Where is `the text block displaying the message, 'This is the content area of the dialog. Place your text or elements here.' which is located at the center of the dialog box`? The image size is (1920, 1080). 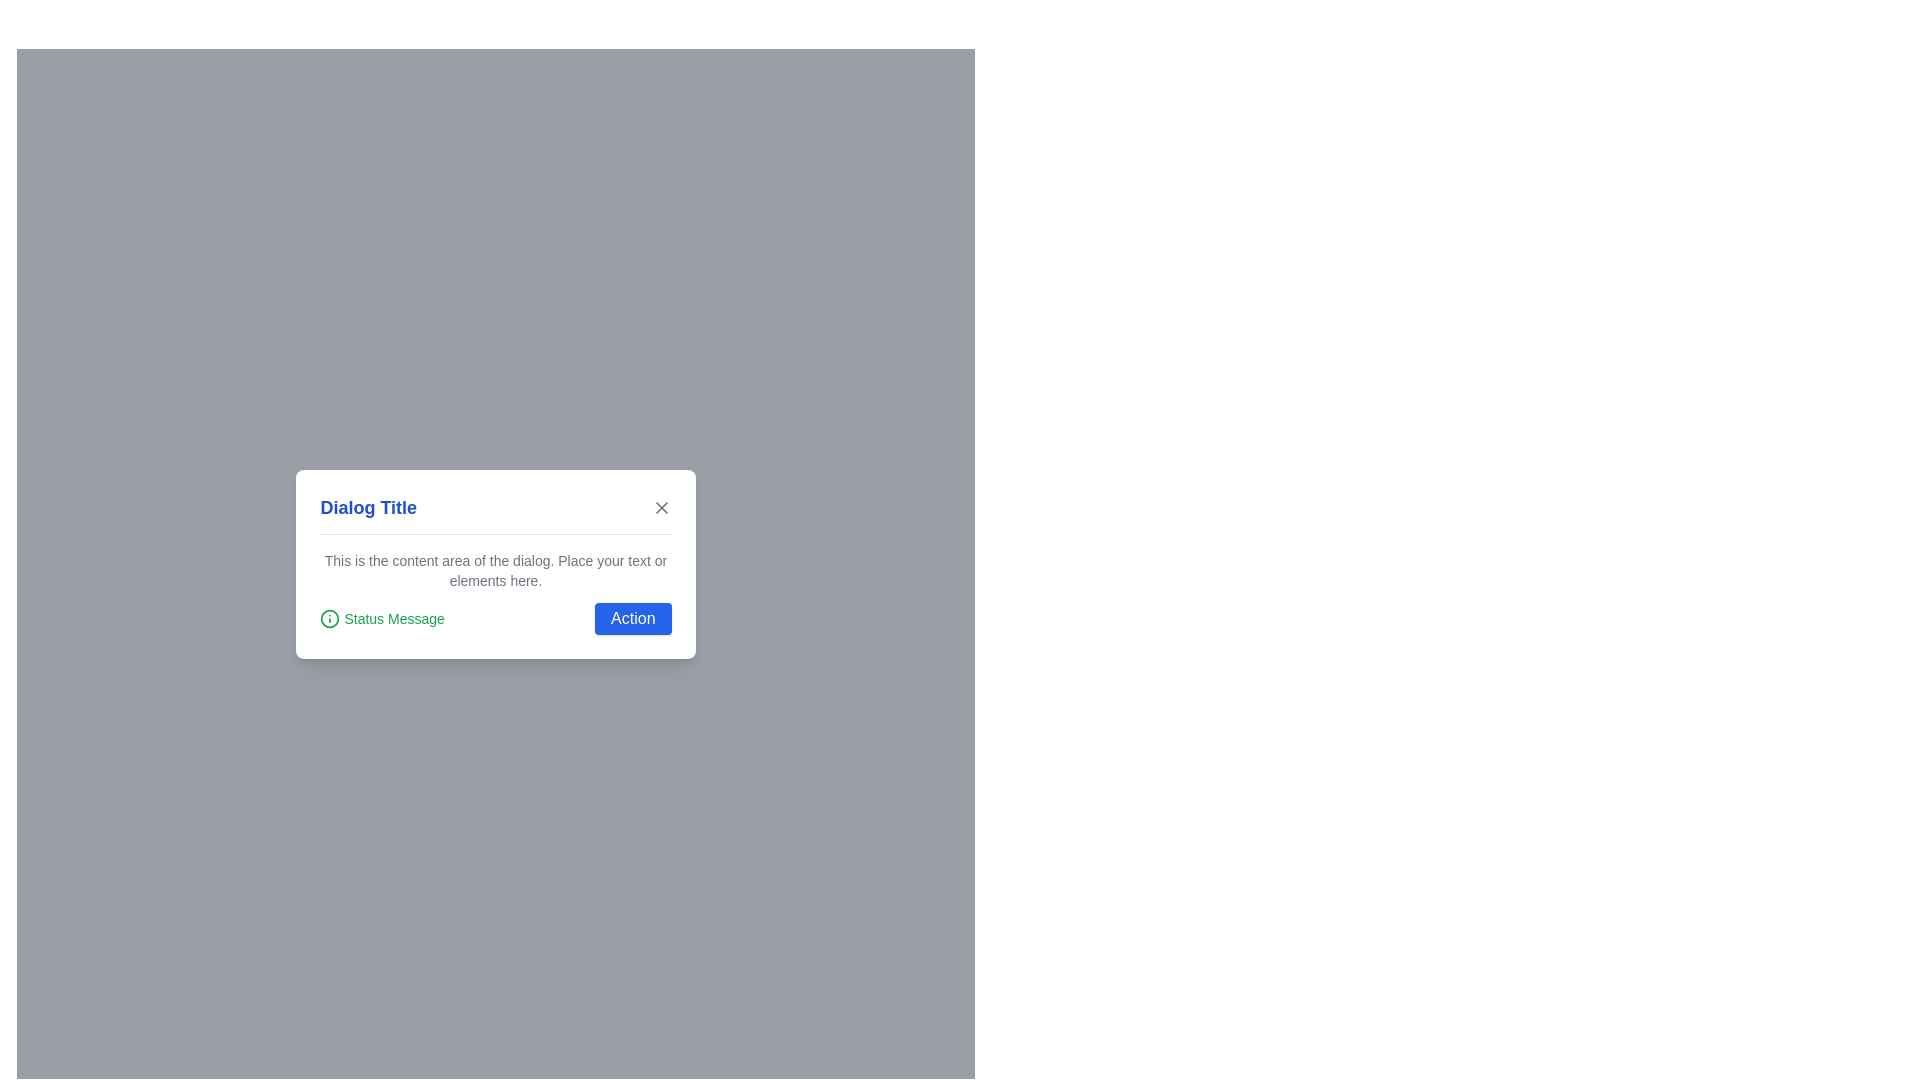
the text block displaying the message, 'This is the content area of the dialog. Place your text or elements here.' which is located at the center of the dialog box is located at coordinates (495, 570).